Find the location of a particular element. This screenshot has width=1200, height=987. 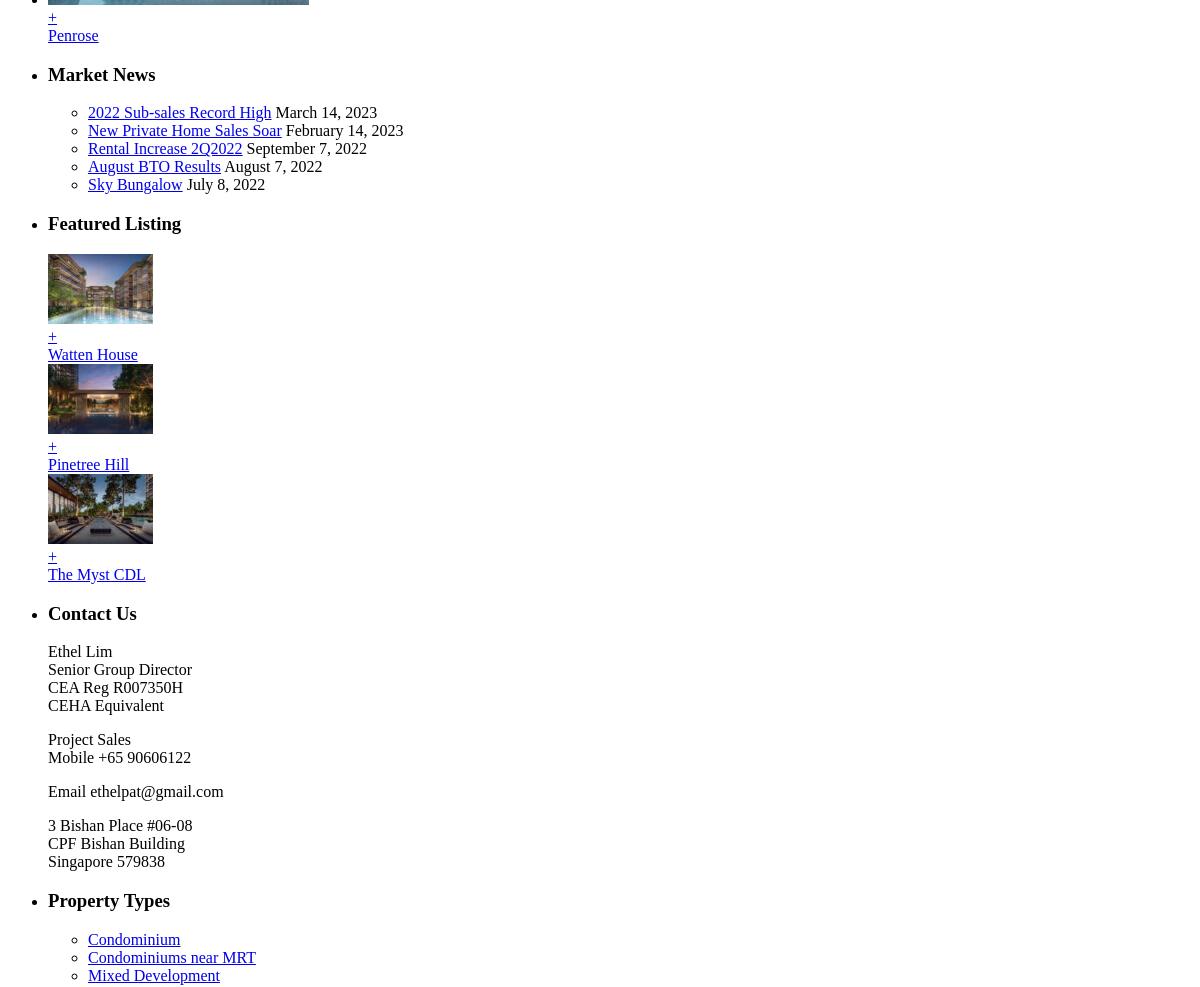

'July 8, 2022' is located at coordinates (224, 183).